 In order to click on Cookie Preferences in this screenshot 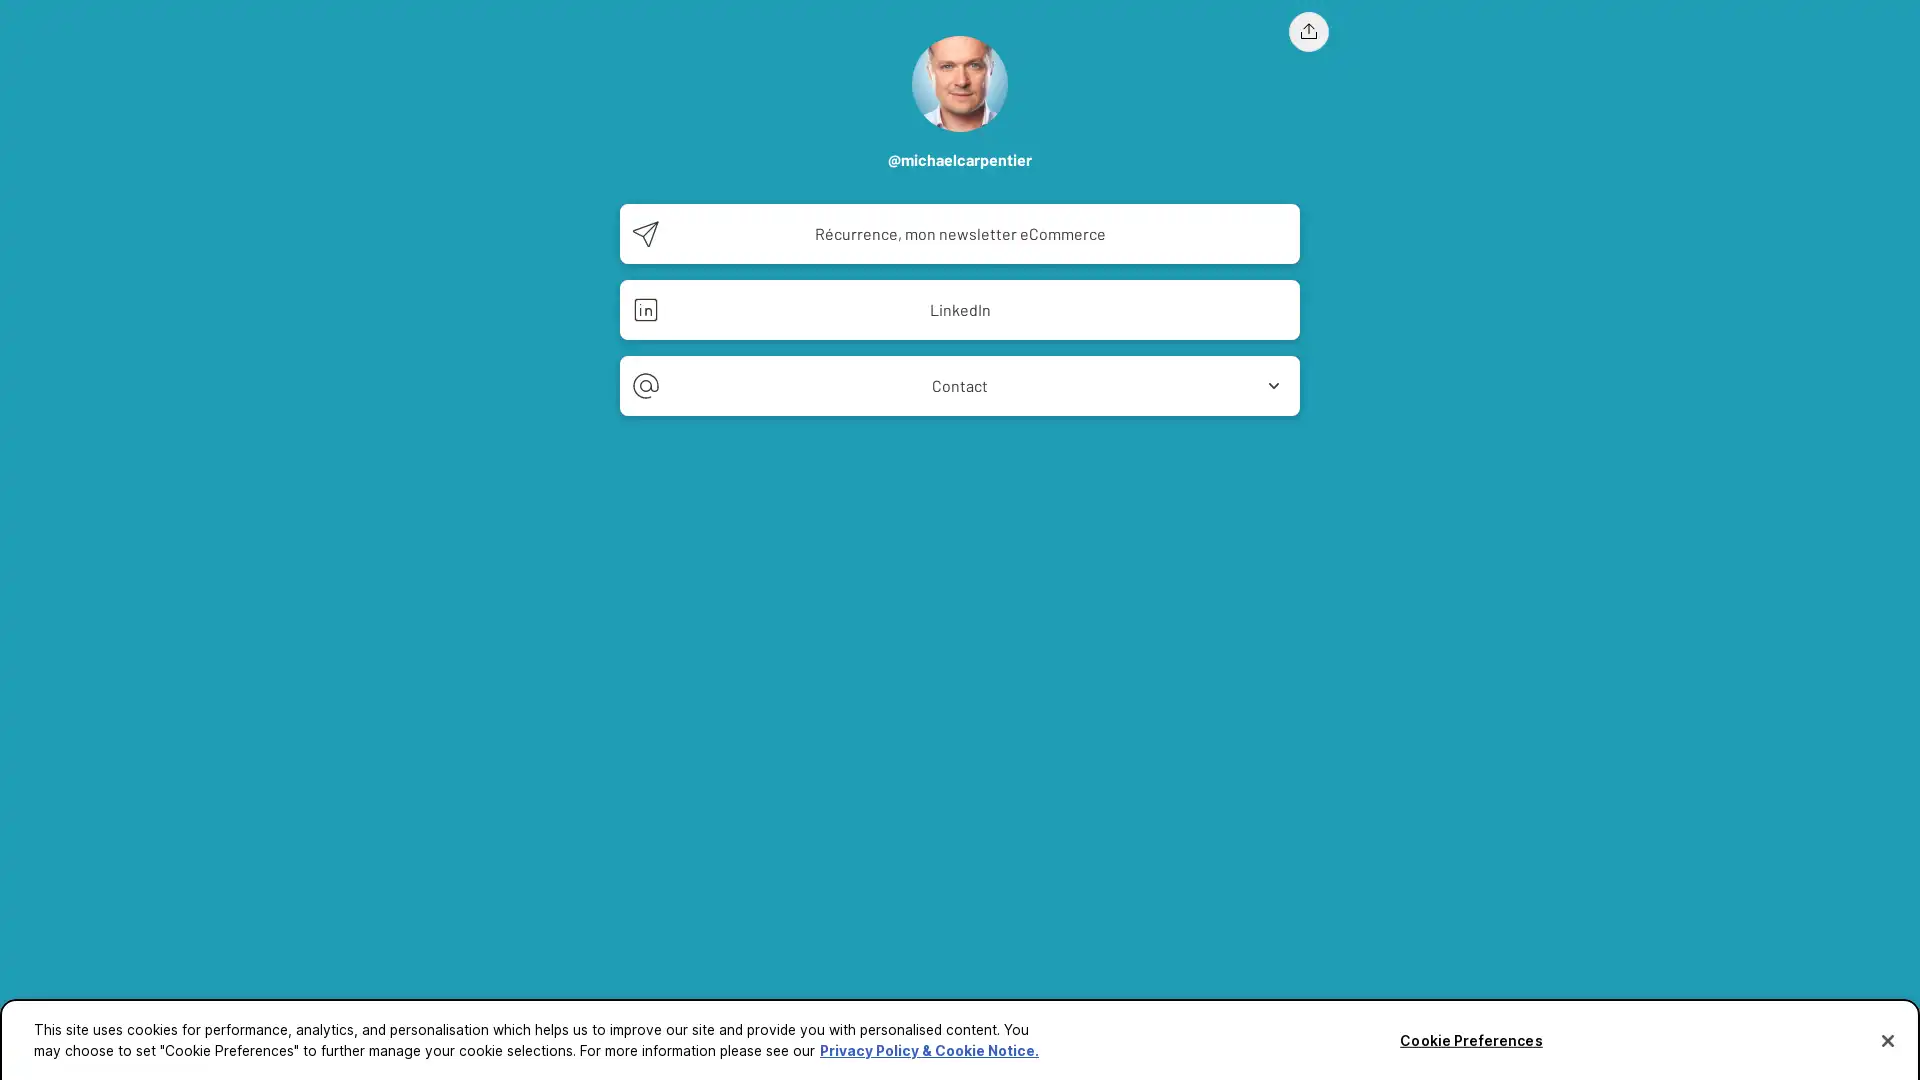, I will do `click(1470, 1034)`.